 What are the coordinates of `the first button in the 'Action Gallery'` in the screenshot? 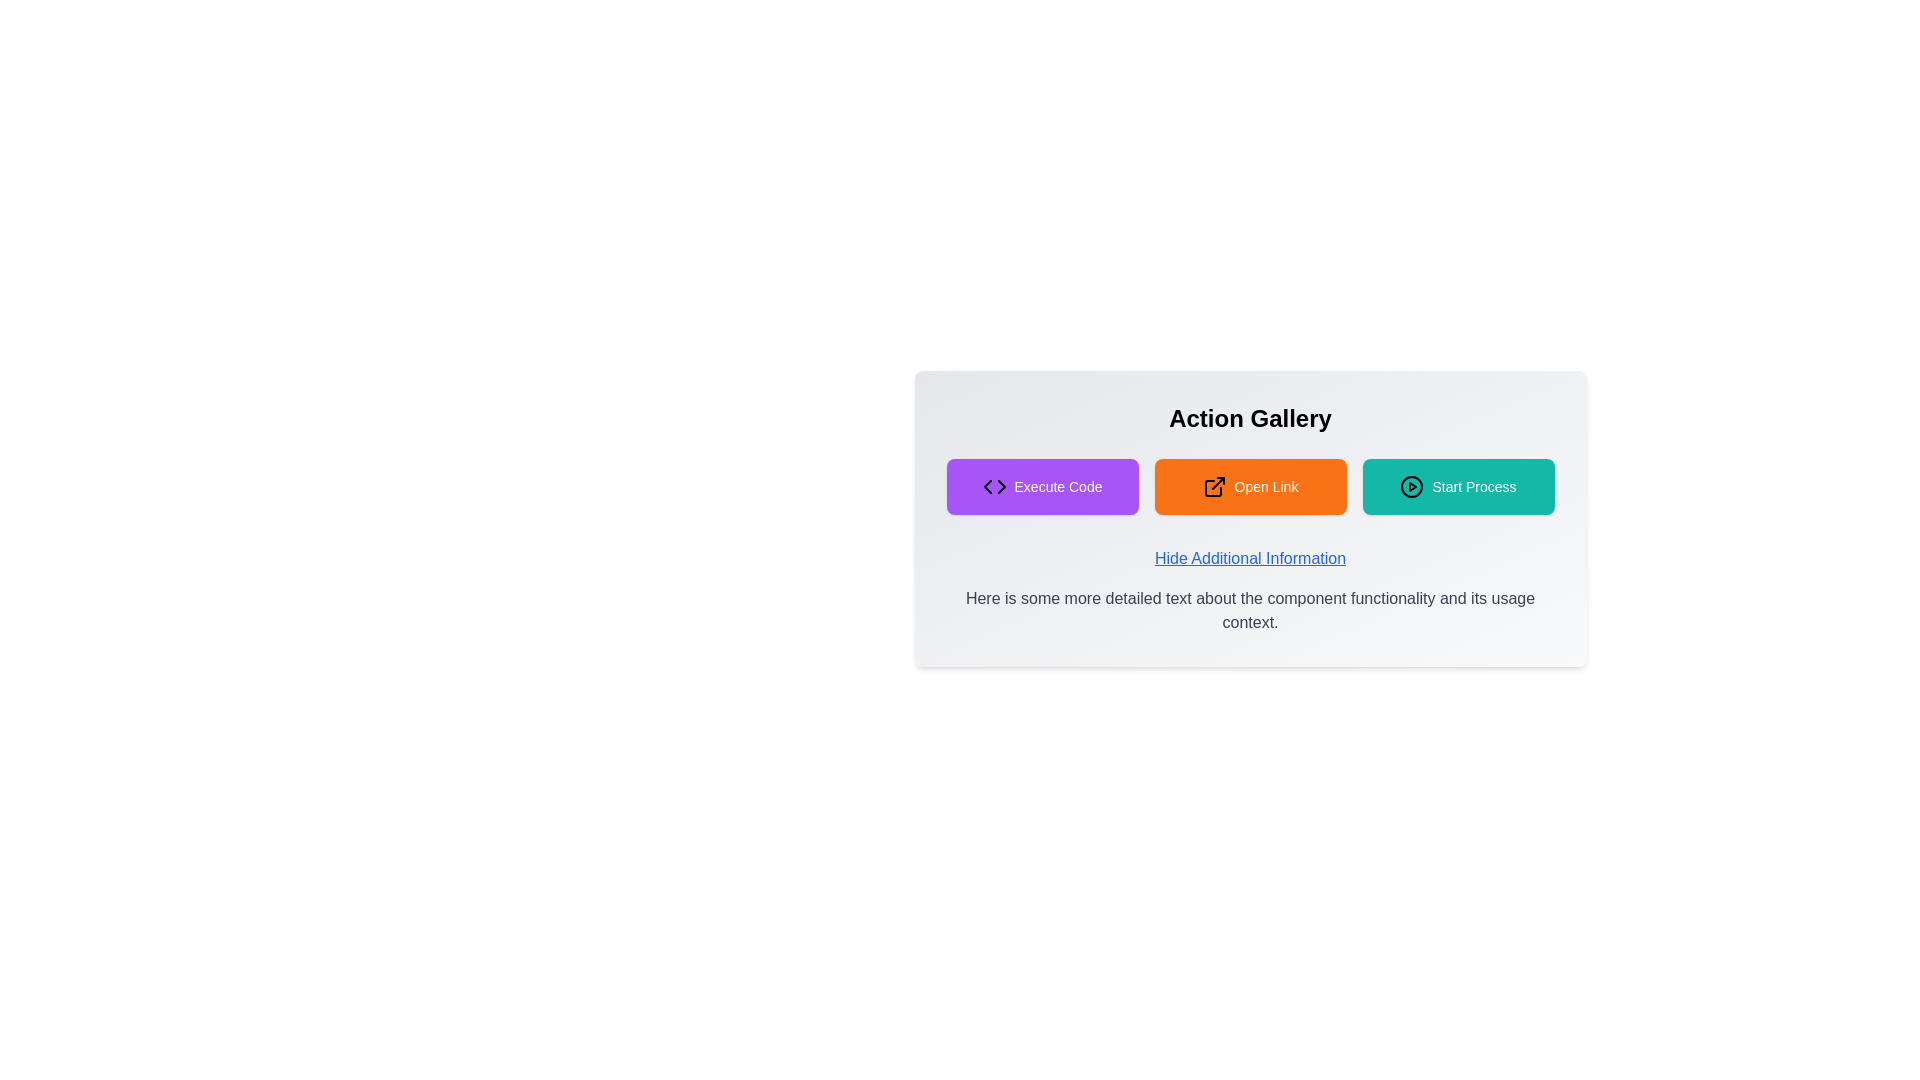 It's located at (1041, 486).